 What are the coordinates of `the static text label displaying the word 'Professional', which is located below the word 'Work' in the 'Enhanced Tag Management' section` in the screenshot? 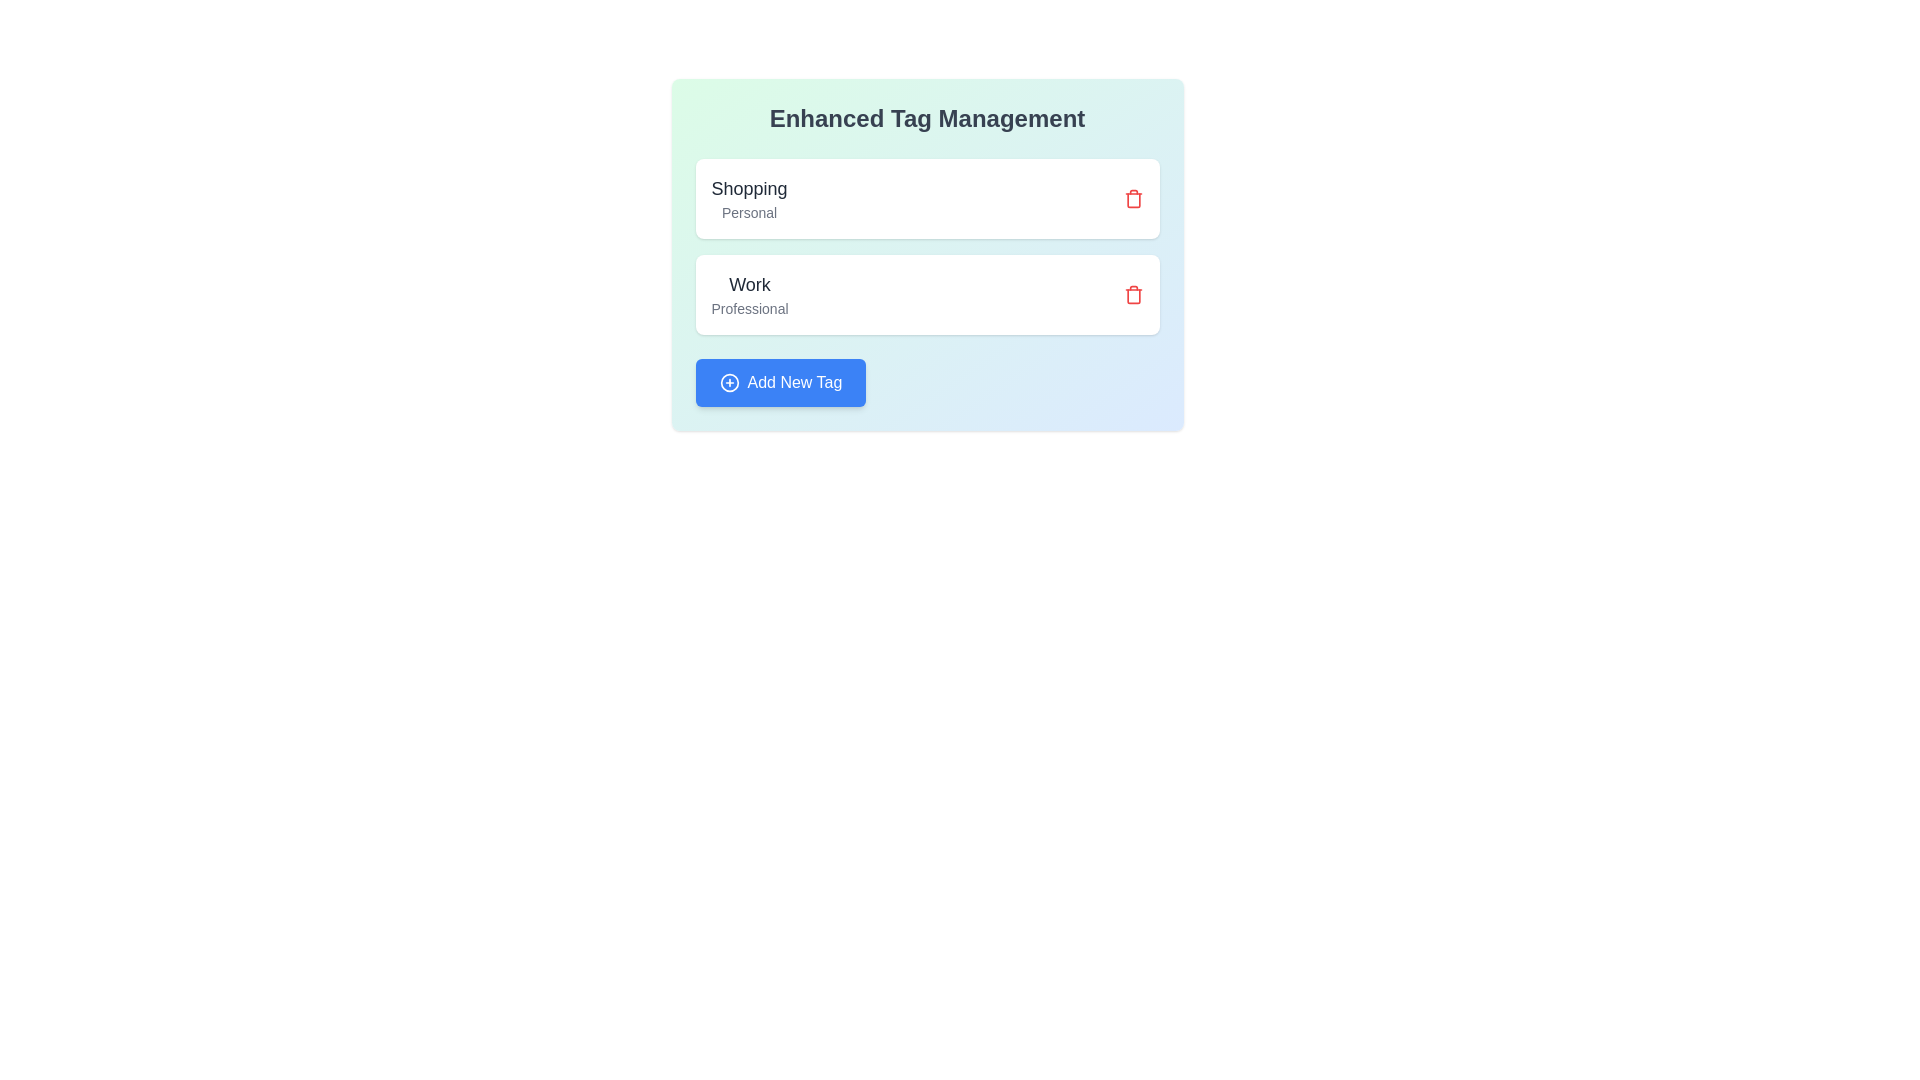 It's located at (748, 308).